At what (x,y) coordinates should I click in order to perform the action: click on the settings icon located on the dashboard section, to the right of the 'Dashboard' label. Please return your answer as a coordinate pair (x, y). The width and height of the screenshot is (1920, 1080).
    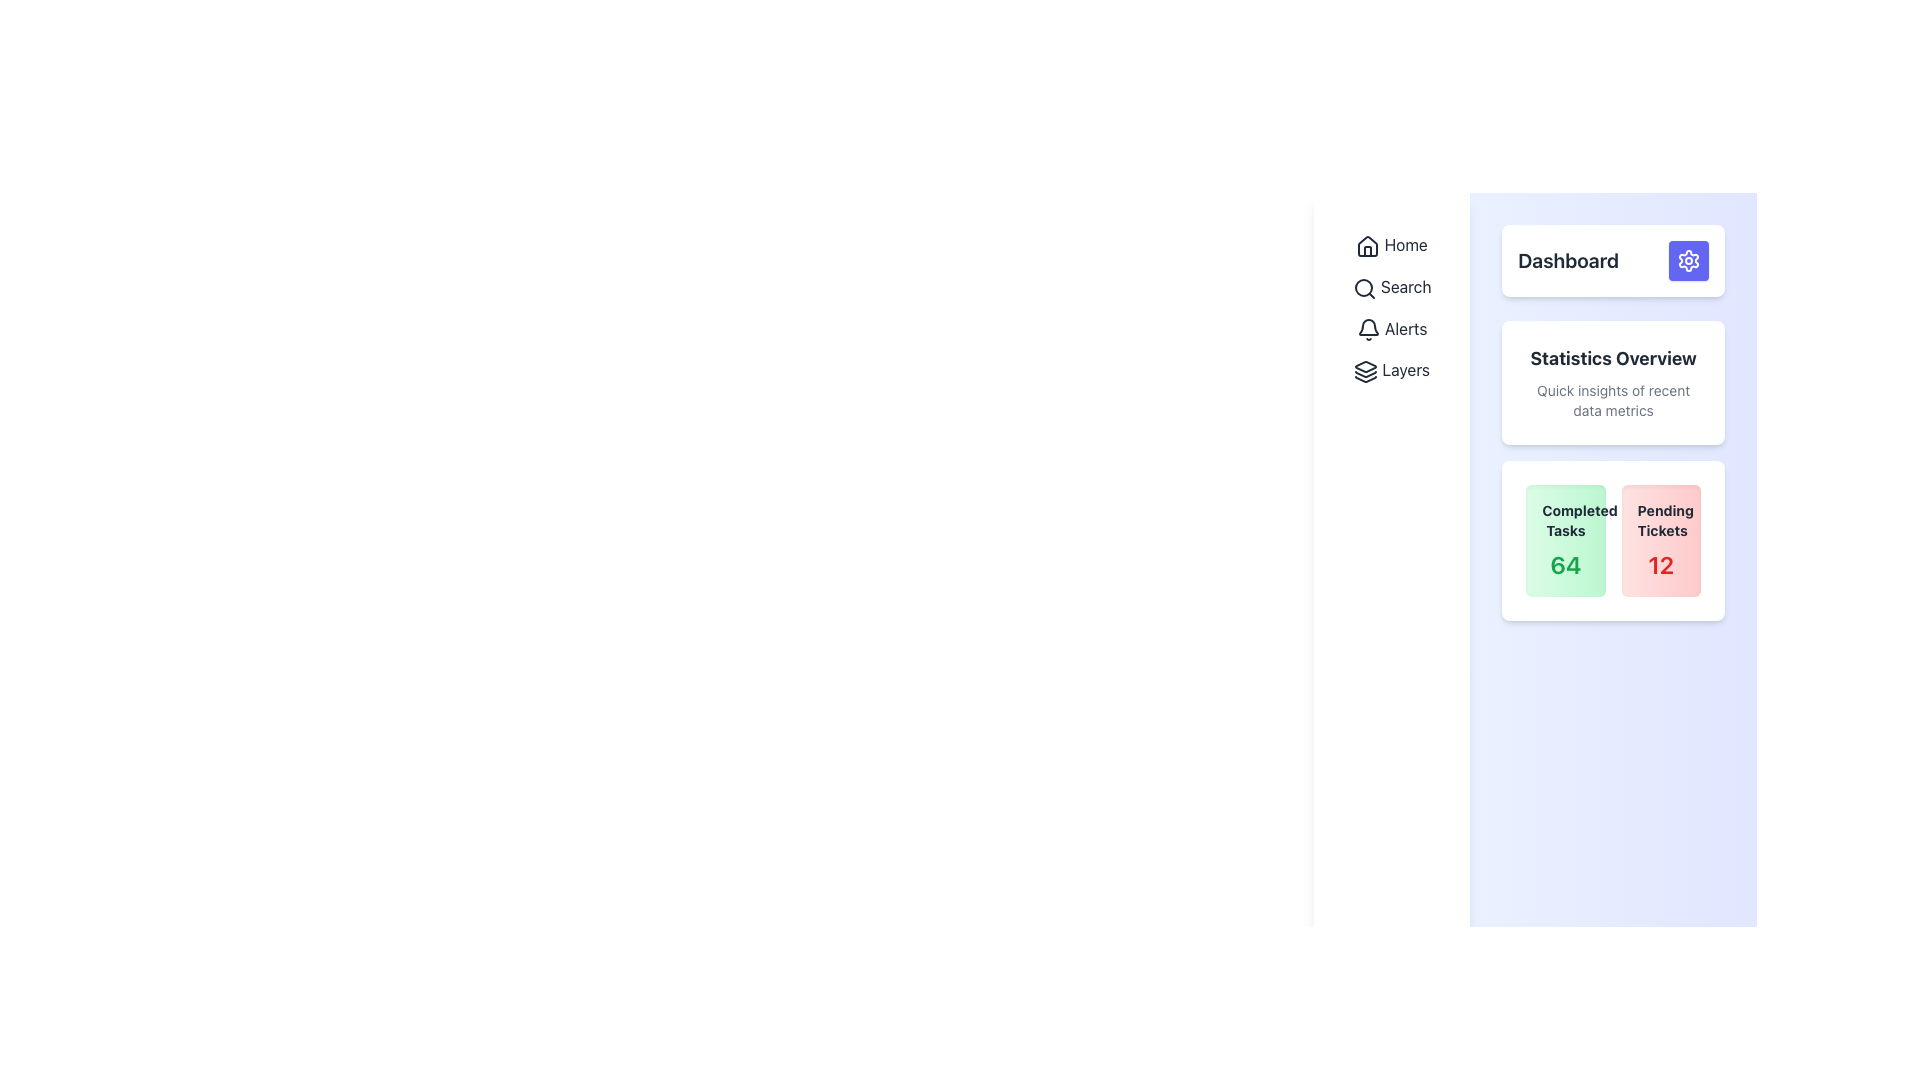
    Looking at the image, I should click on (1688, 260).